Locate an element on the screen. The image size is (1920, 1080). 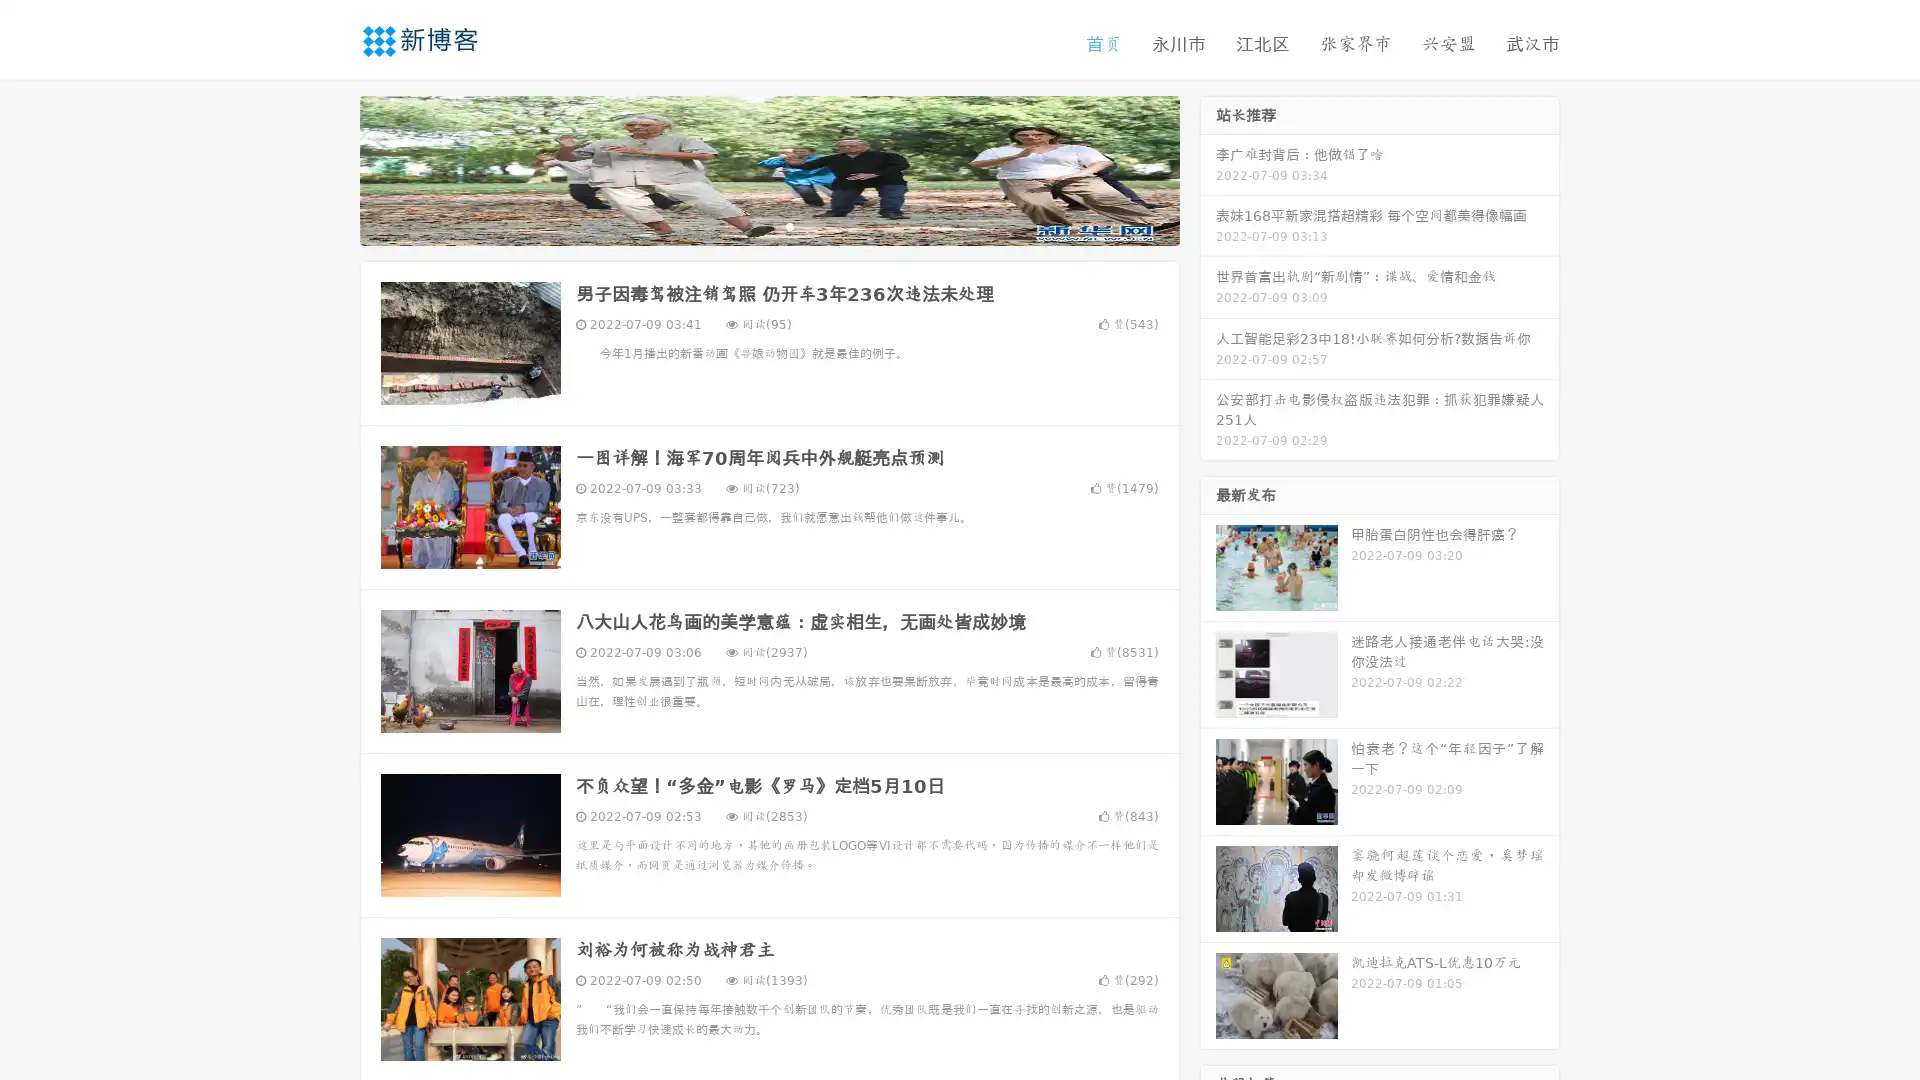
Go to slide 2 is located at coordinates (768, 225).